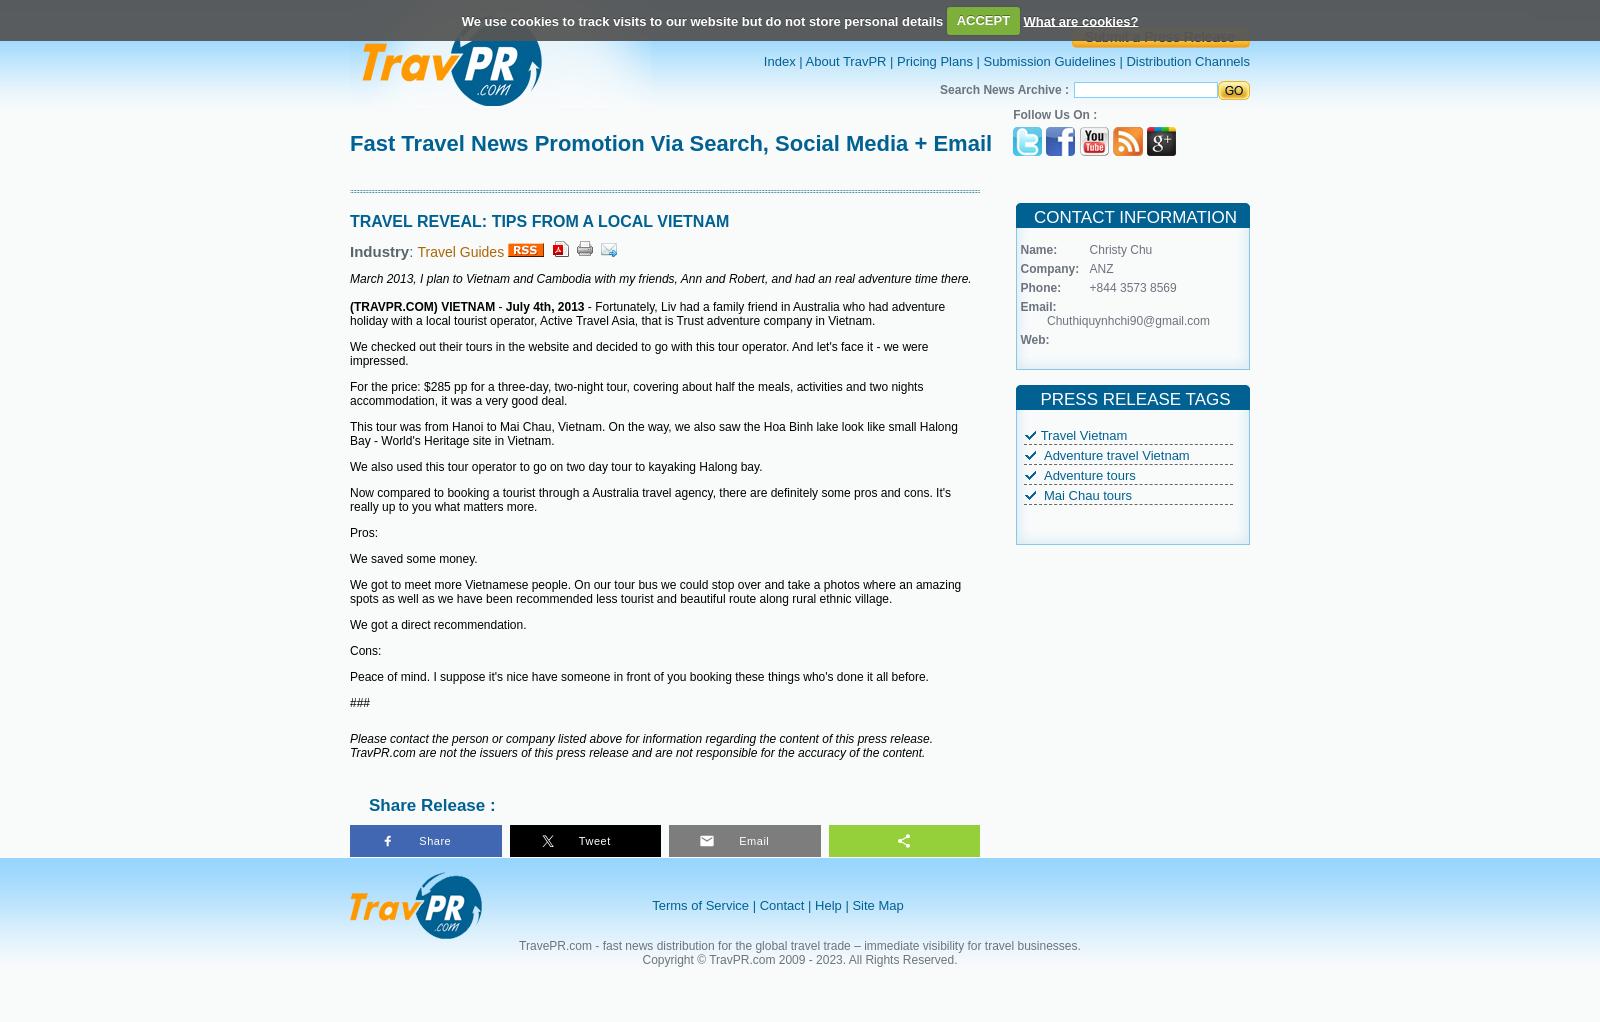  I want to click on 'Help', so click(826, 904).